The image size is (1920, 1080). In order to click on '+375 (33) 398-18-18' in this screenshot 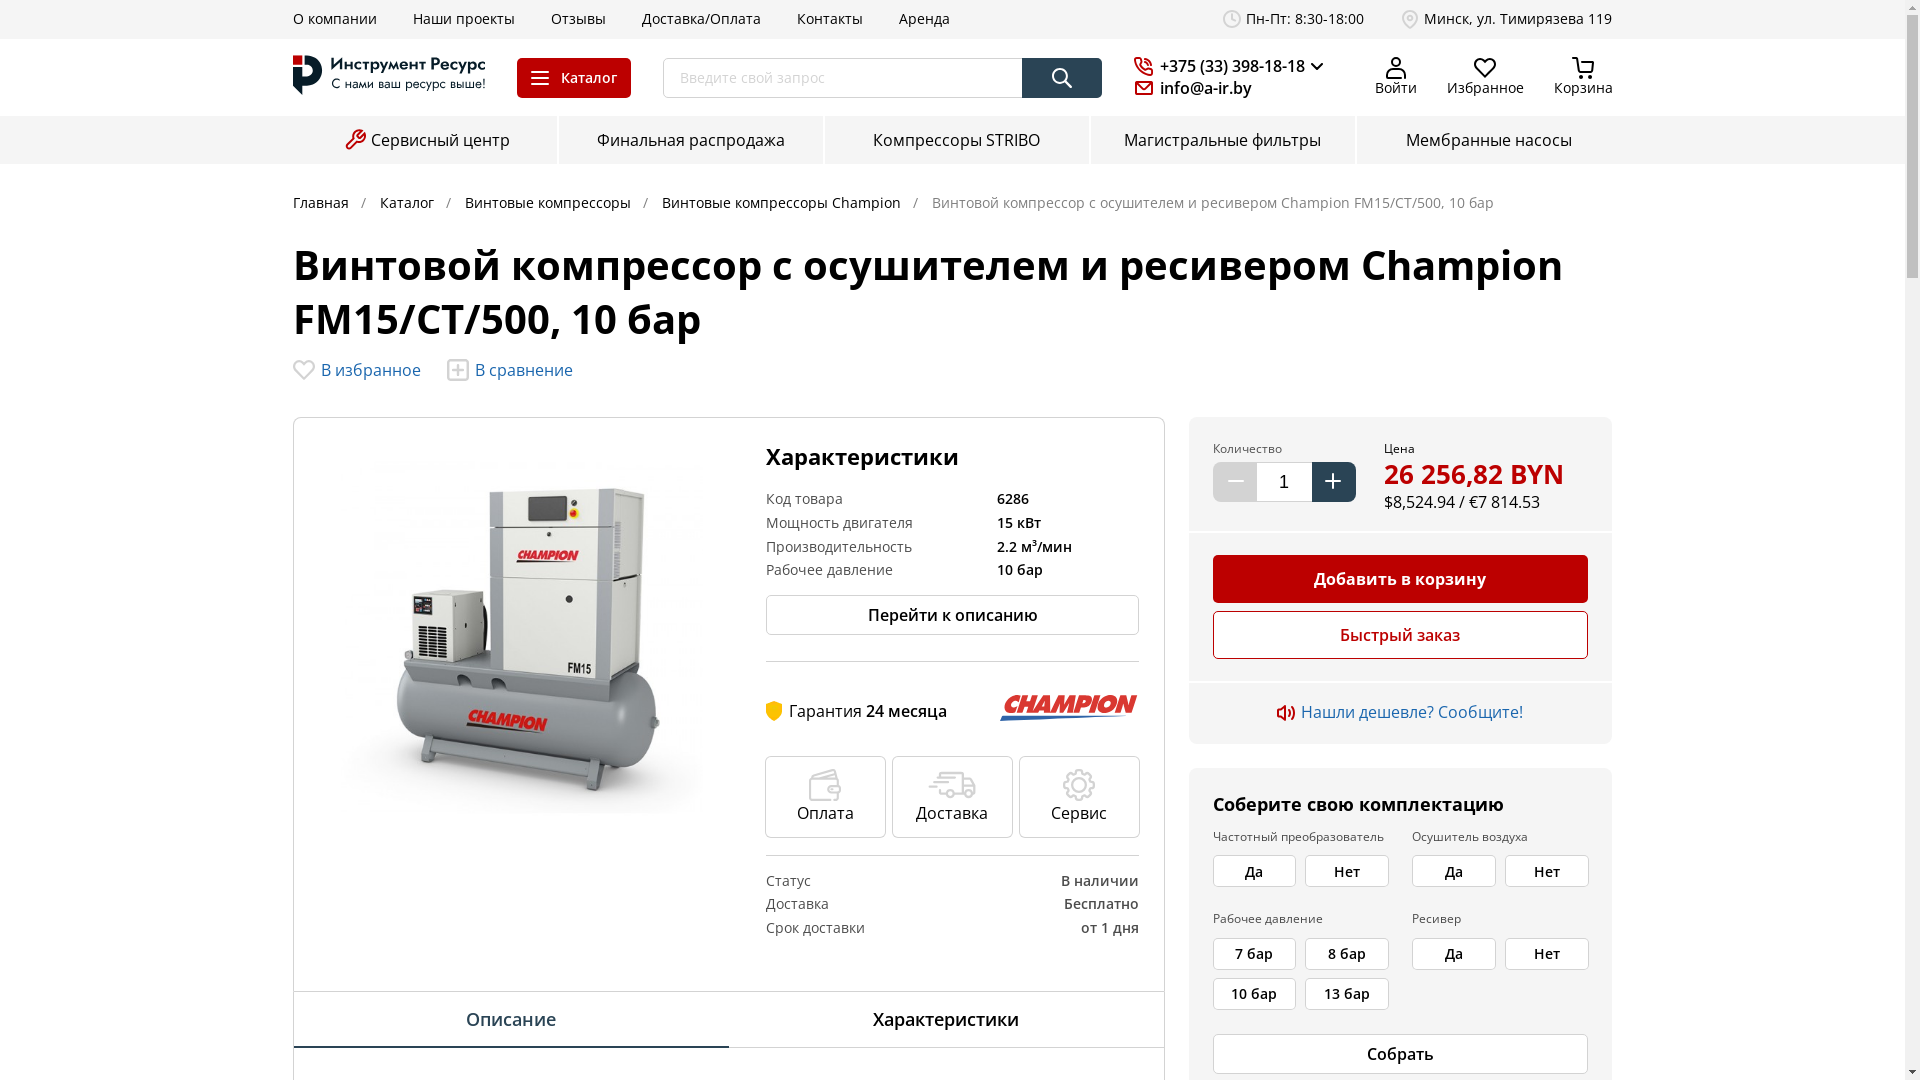, I will do `click(1231, 64)`.